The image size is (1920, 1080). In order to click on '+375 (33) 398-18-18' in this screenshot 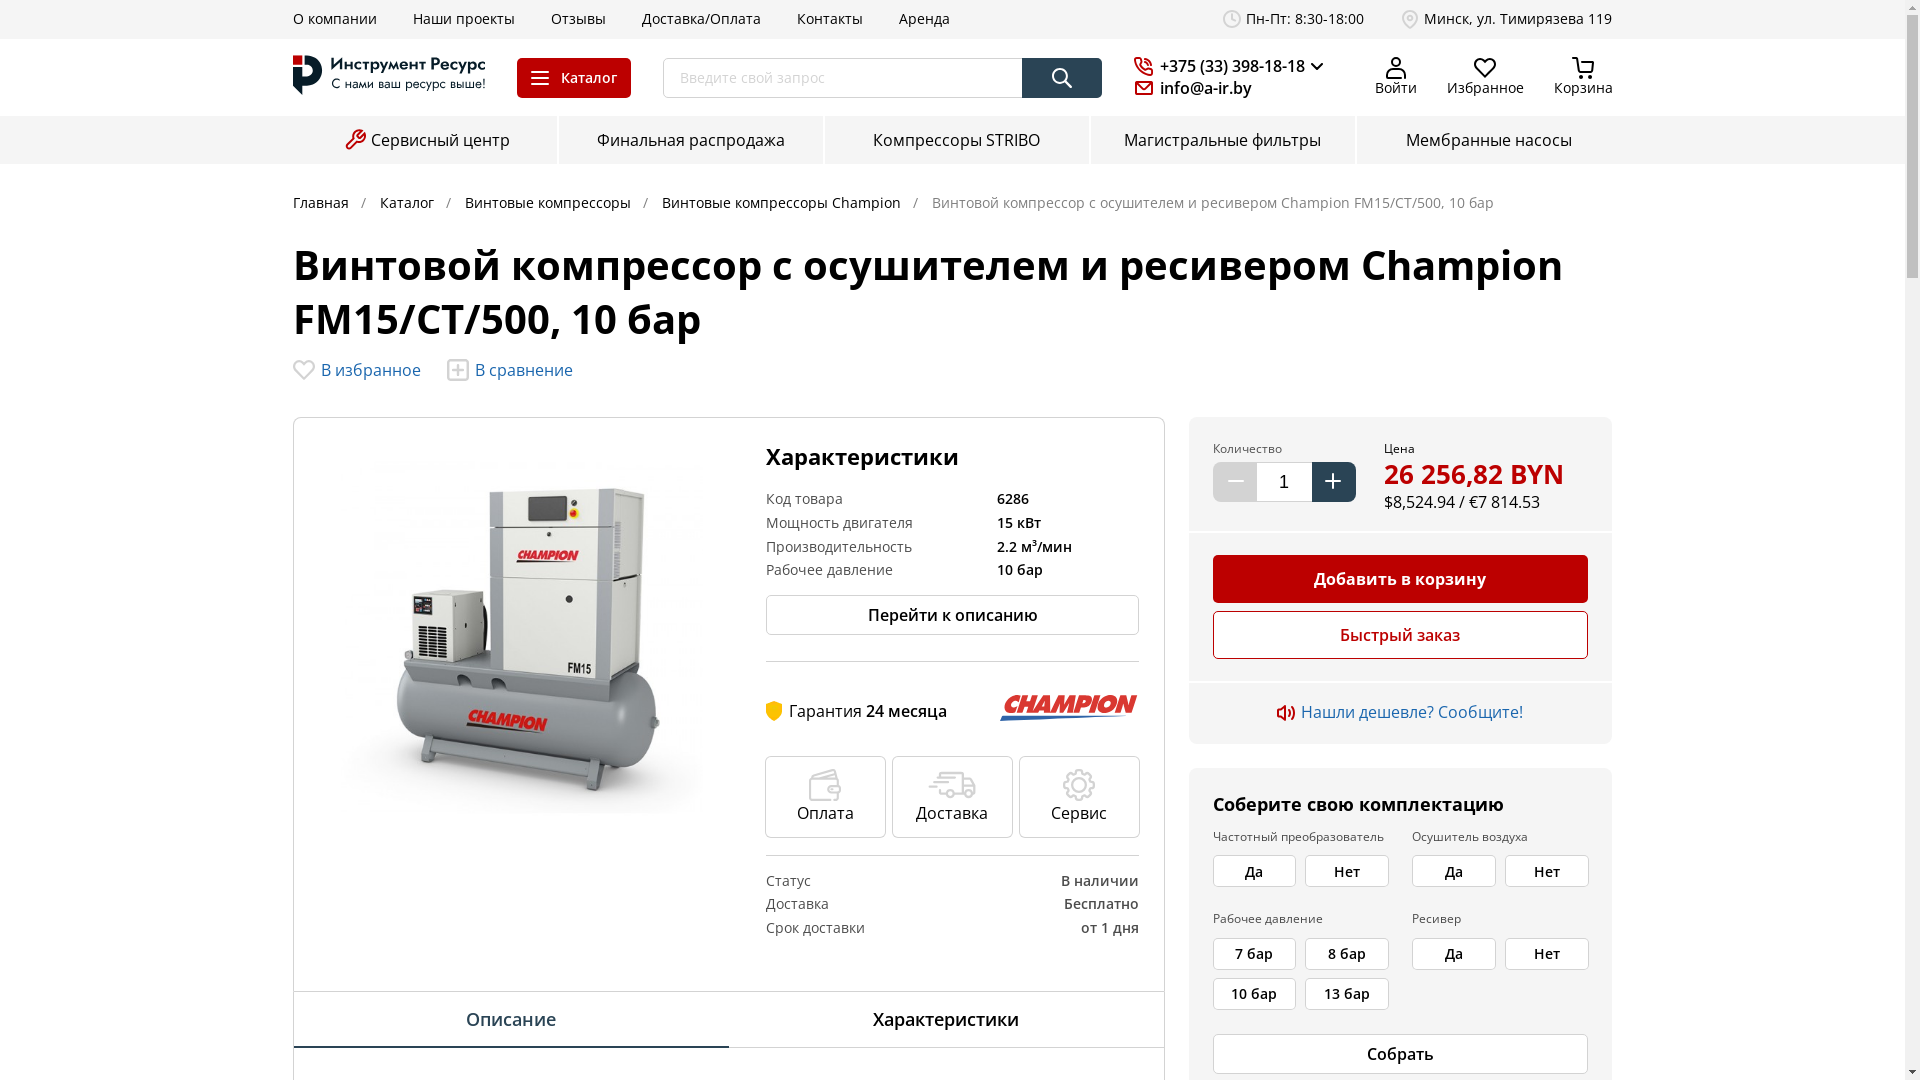, I will do `click(1231, 64)`.